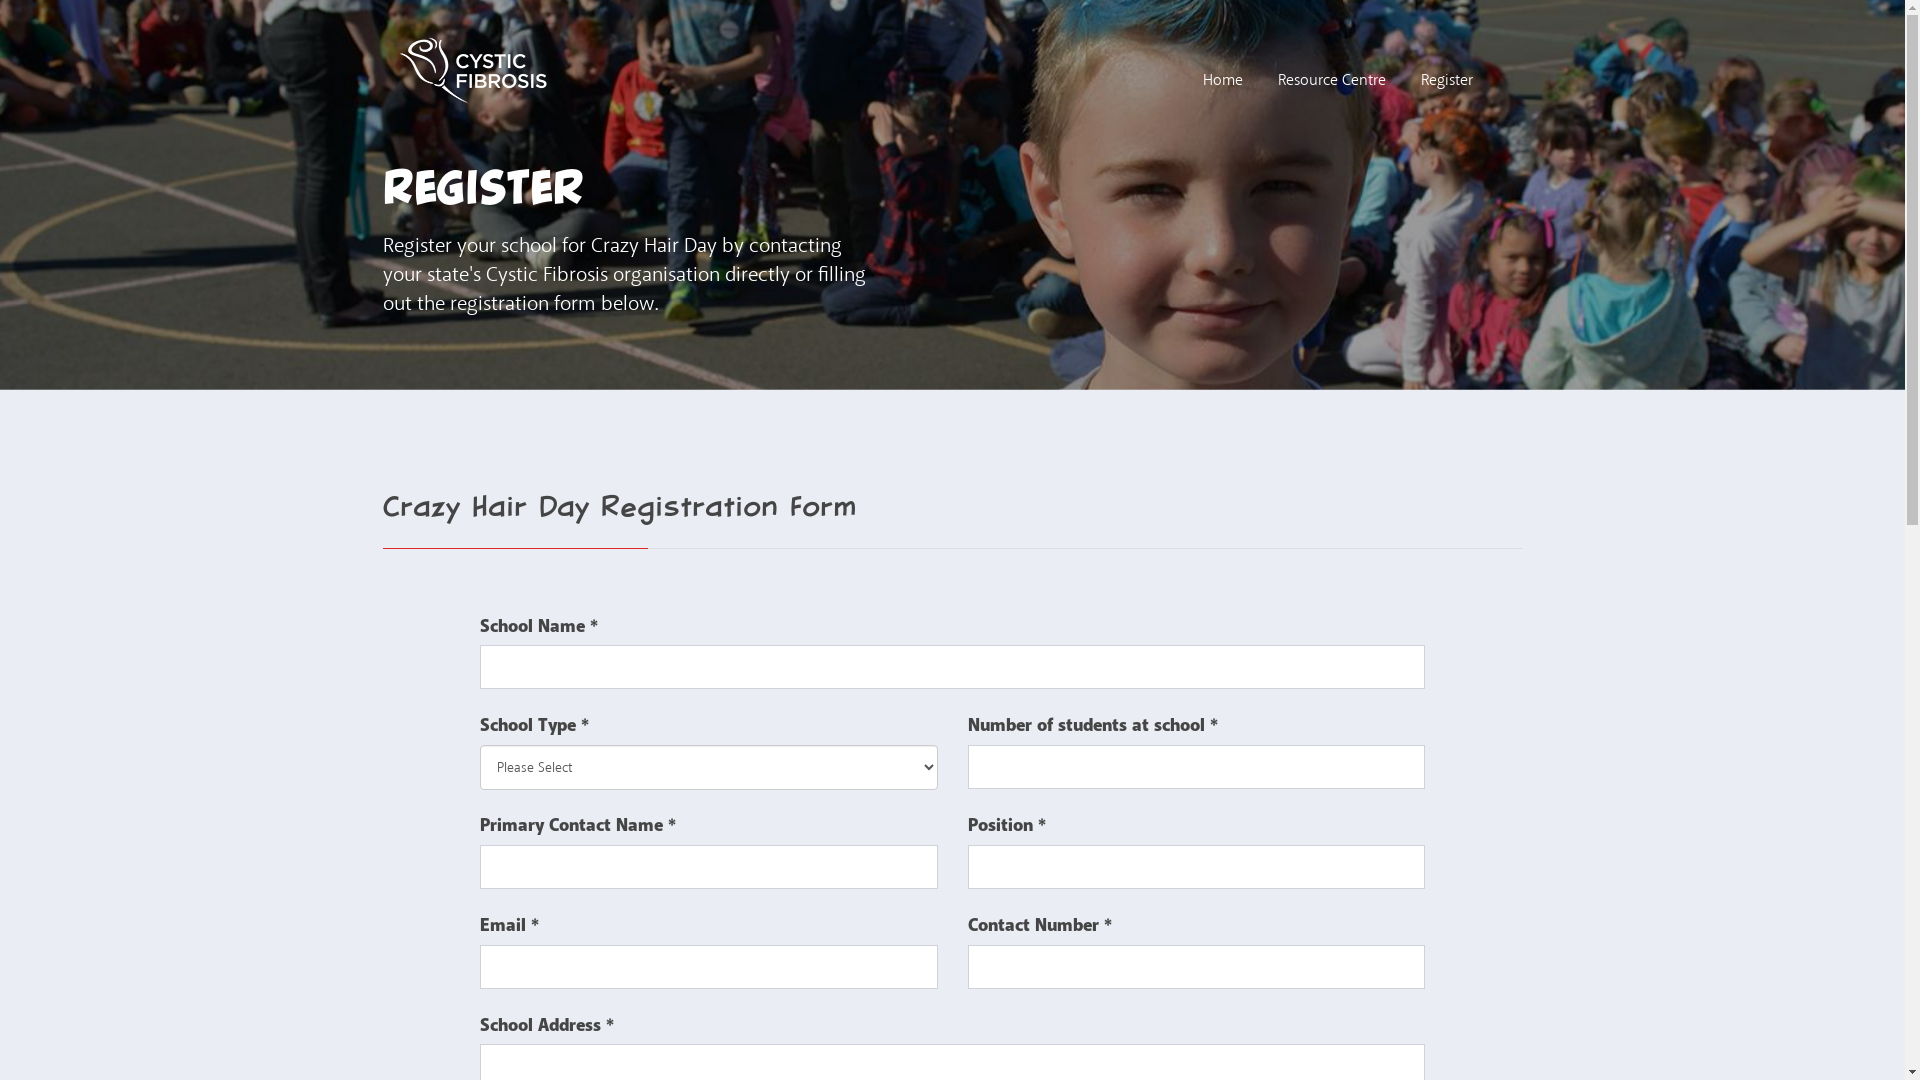 This screenshot has width=1920, height=1080. What do you see at coordinates (1445, 80) in the screenshot?
I see `'Register'` at bounding box center [1445, 80].